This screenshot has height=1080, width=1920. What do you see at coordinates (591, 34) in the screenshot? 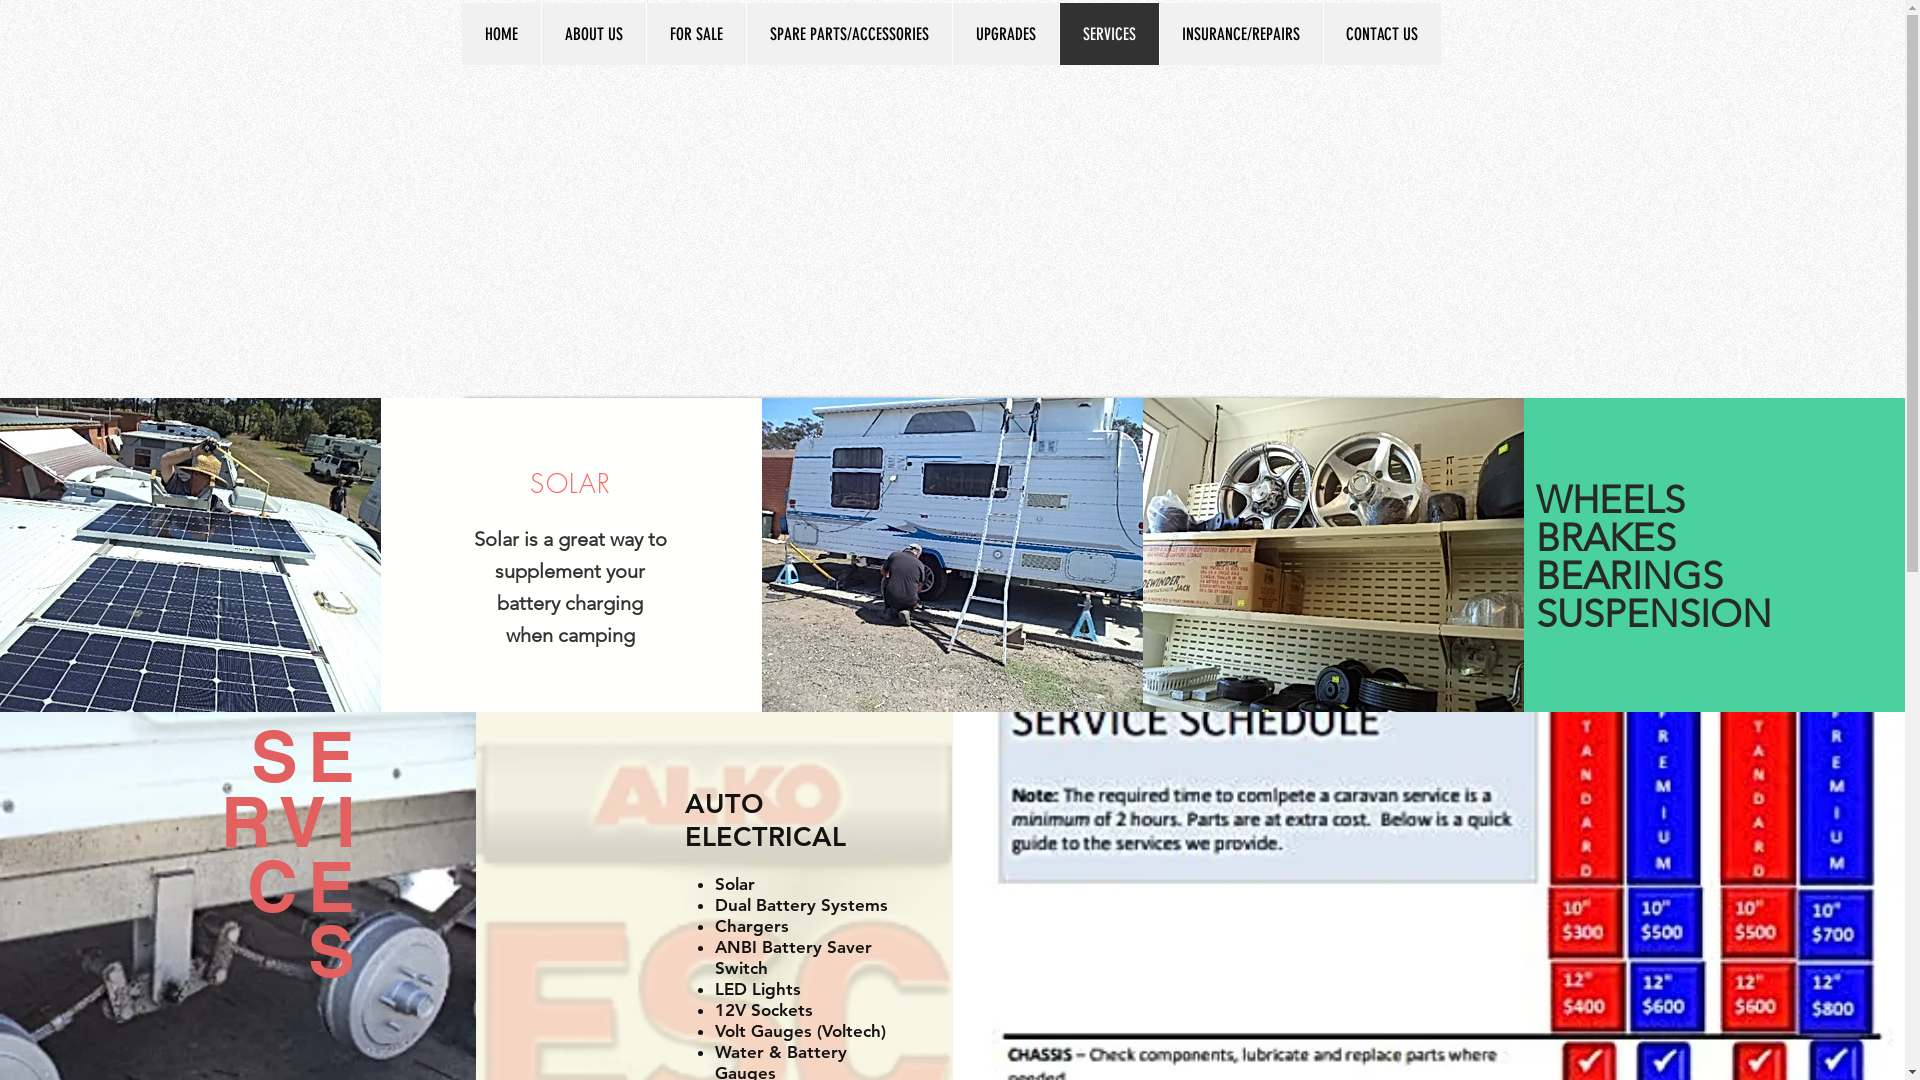
I see `'ABOUT US'` at bounding box center [591, 34].